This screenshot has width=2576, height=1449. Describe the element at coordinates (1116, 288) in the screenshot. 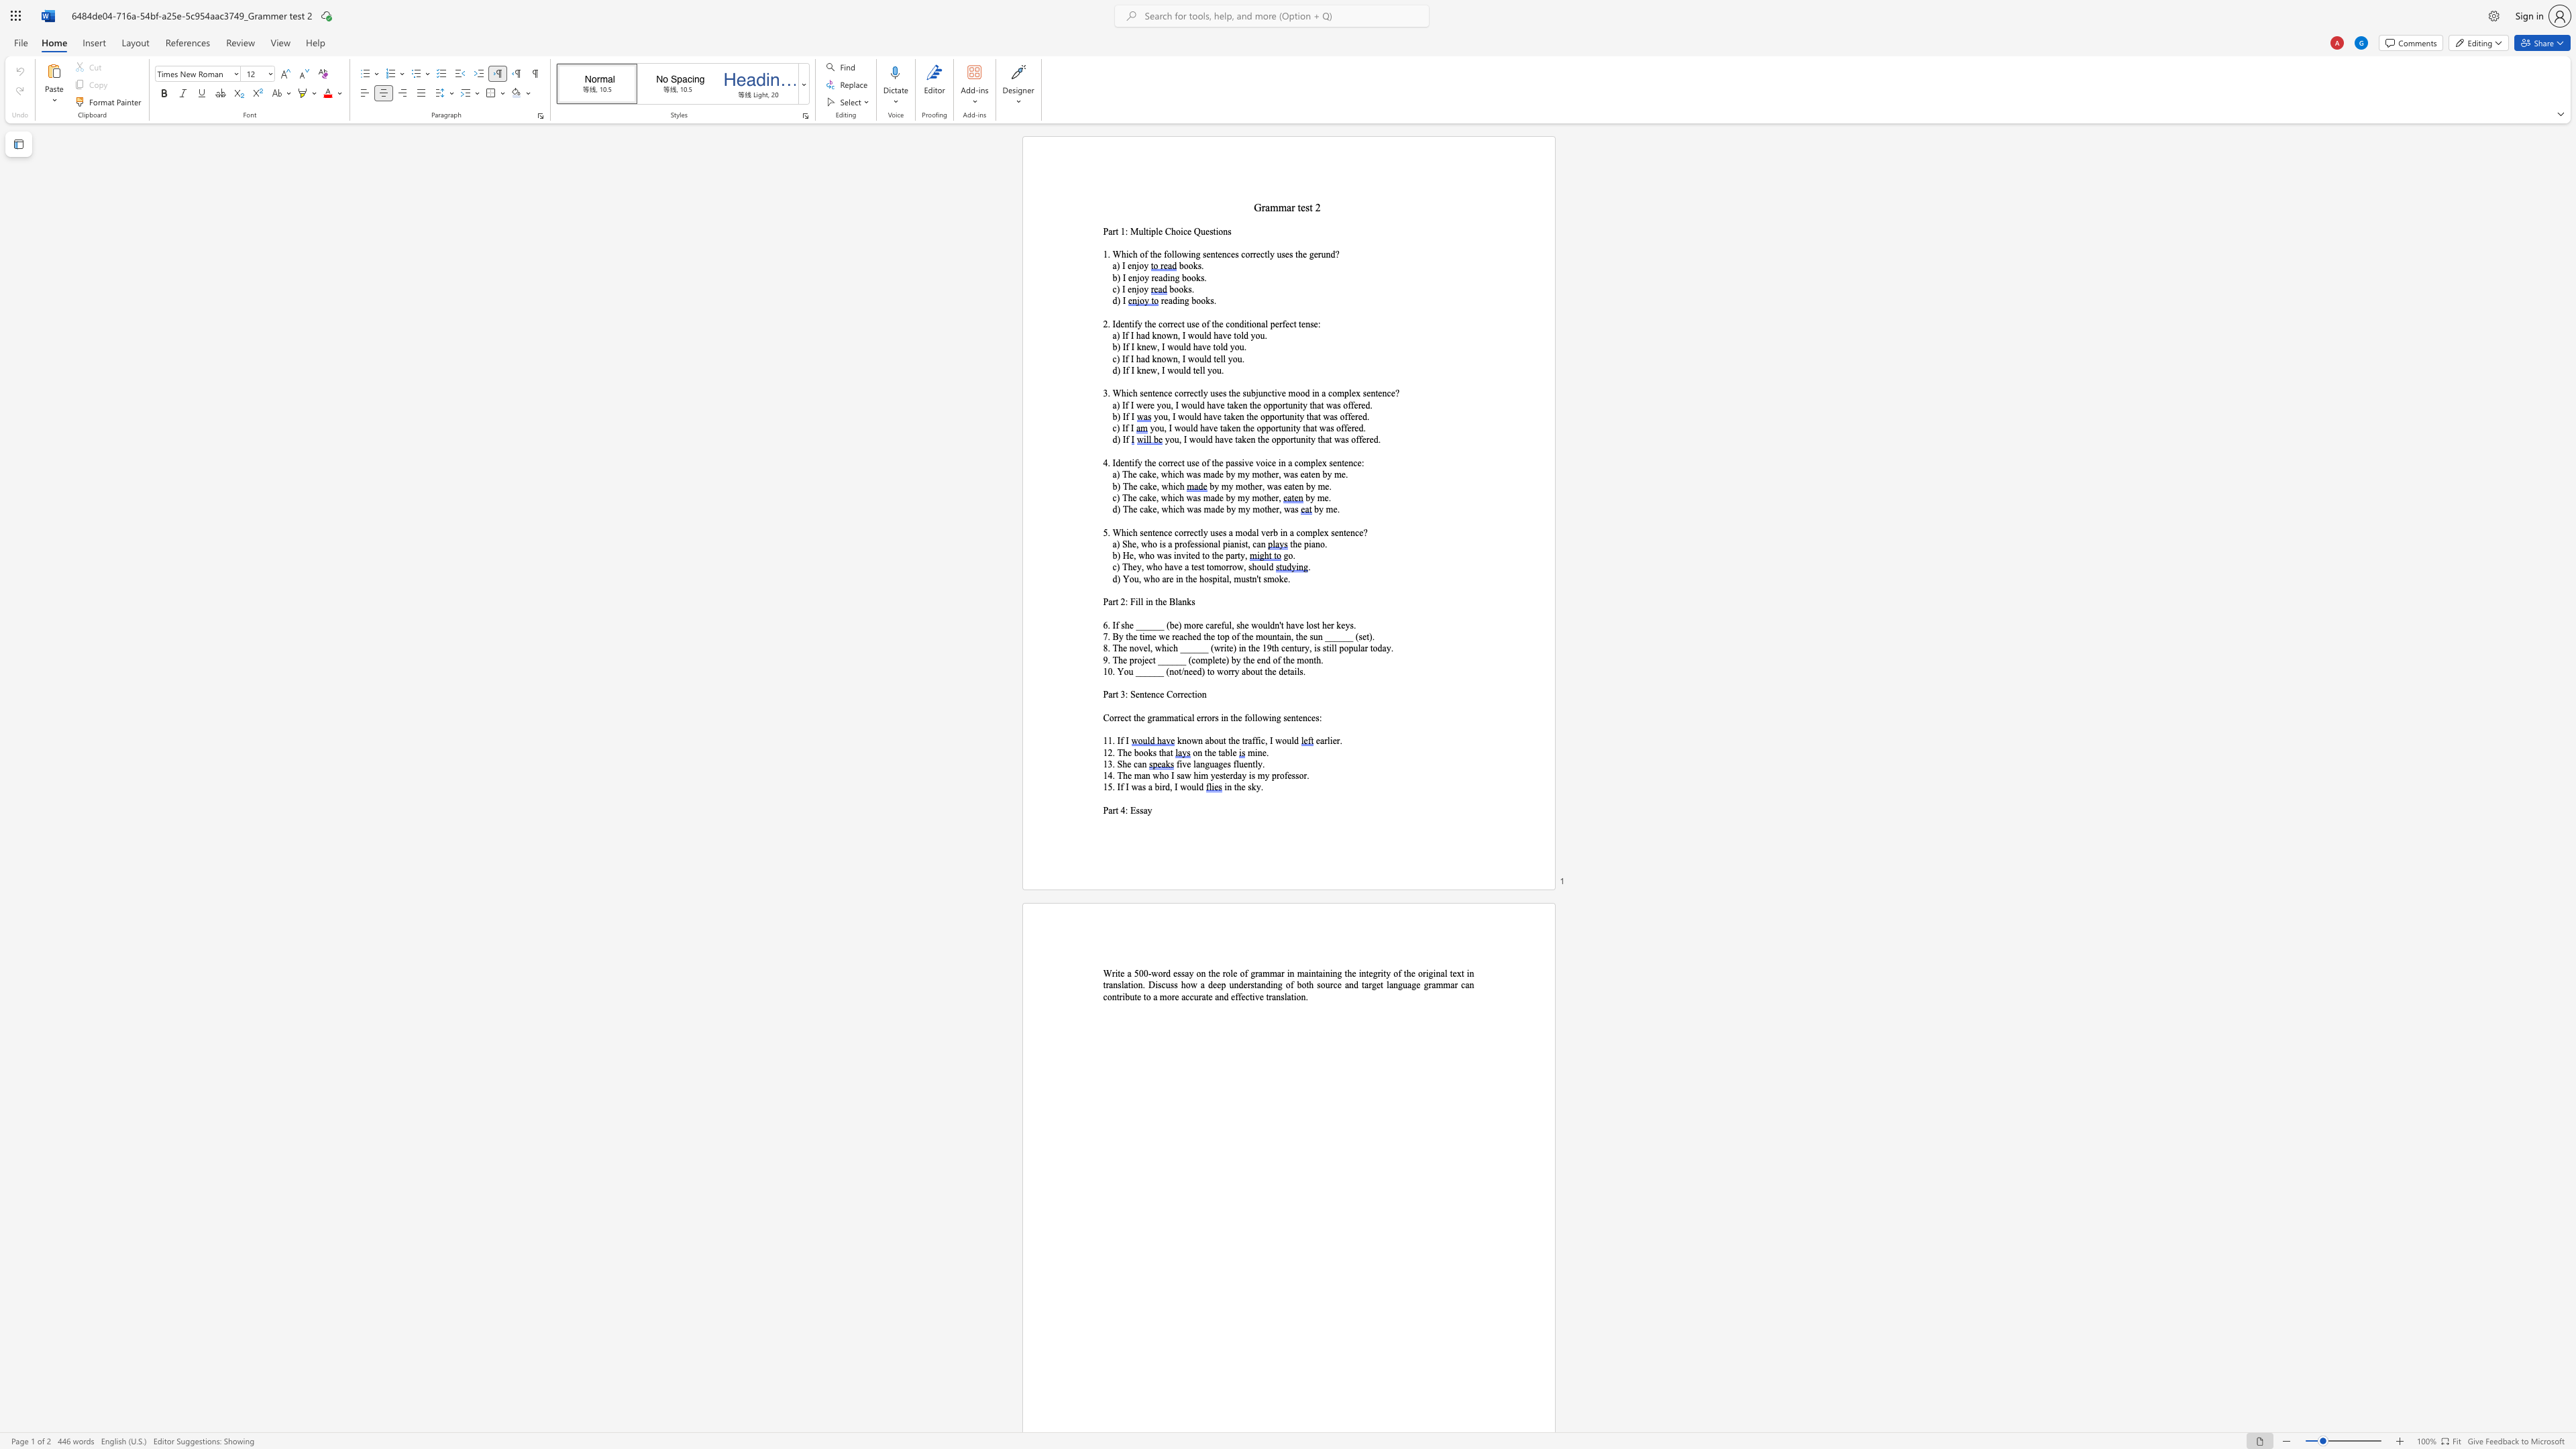

I see `the space between the continuous character "c" and ")" in the text` at that location.